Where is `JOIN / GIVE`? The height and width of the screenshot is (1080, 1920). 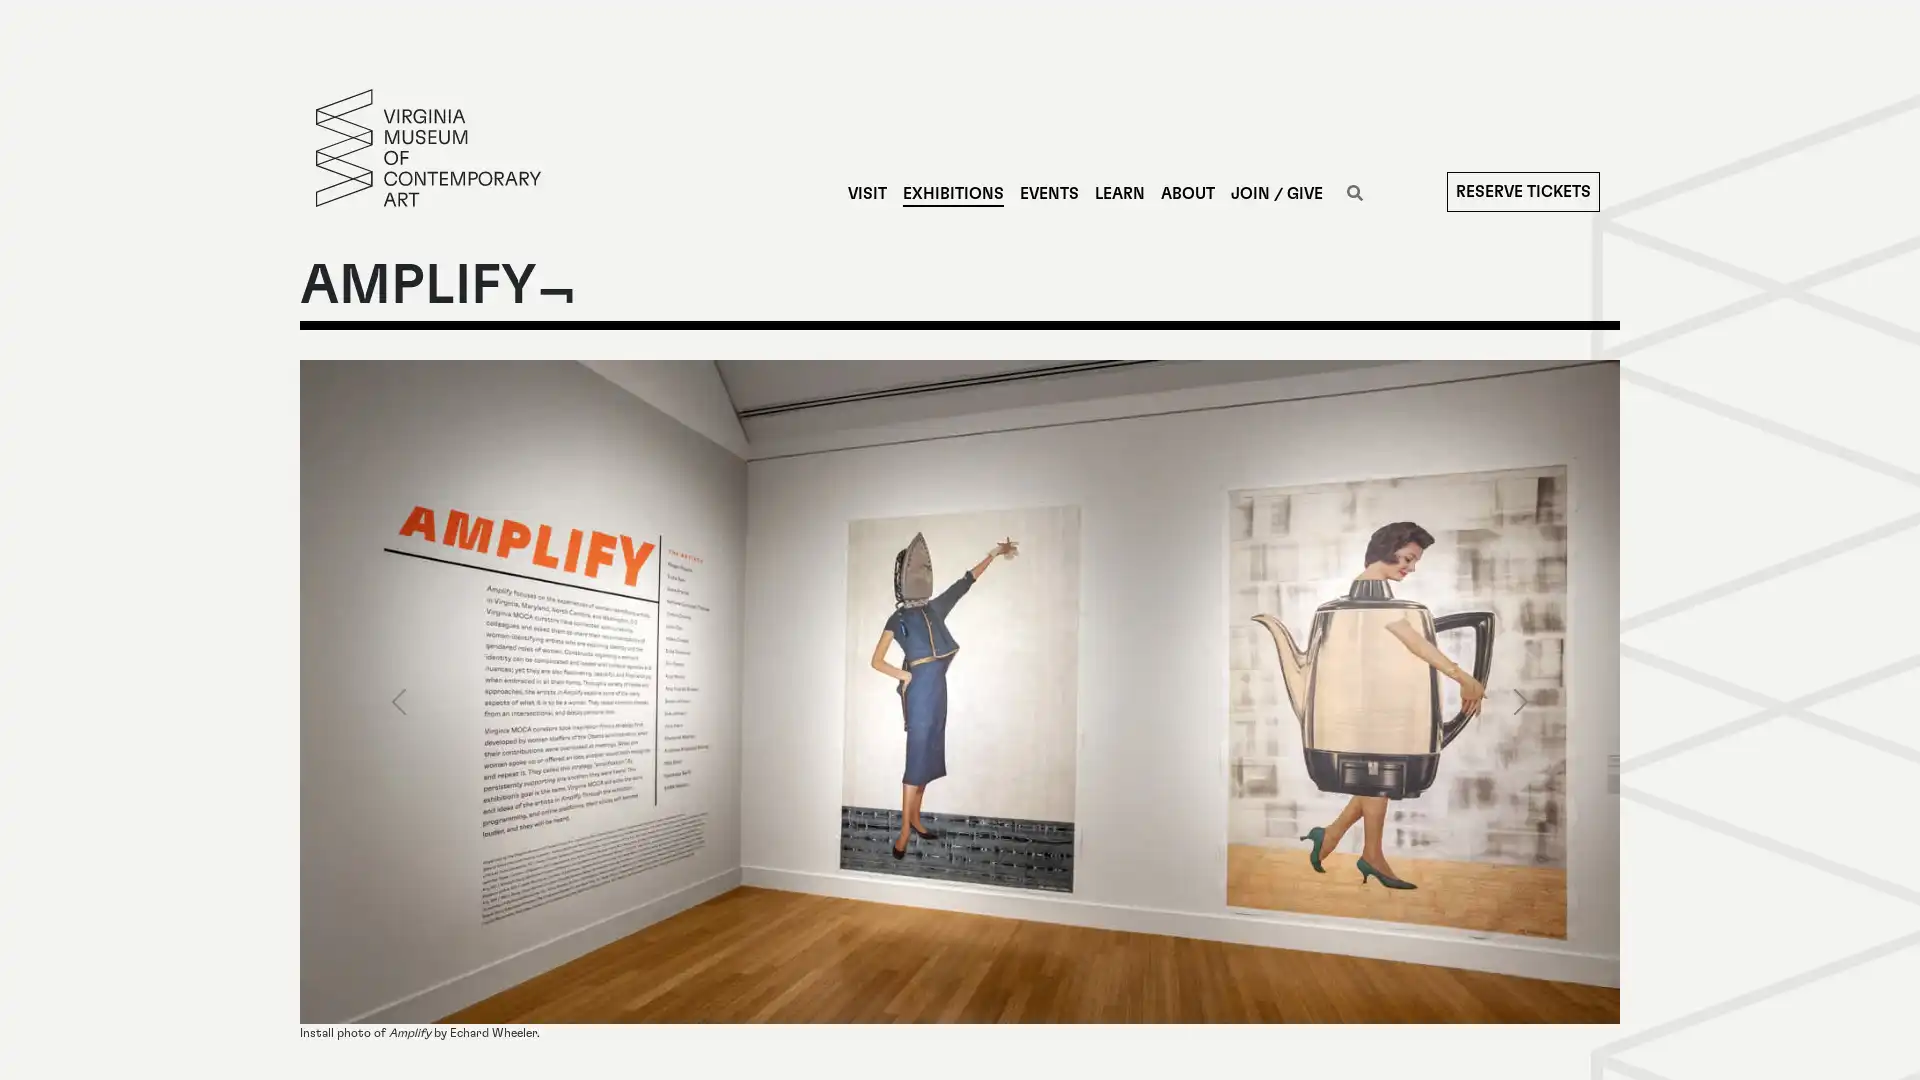
JOIN / GIVE is located at coordinates (1275, 193).